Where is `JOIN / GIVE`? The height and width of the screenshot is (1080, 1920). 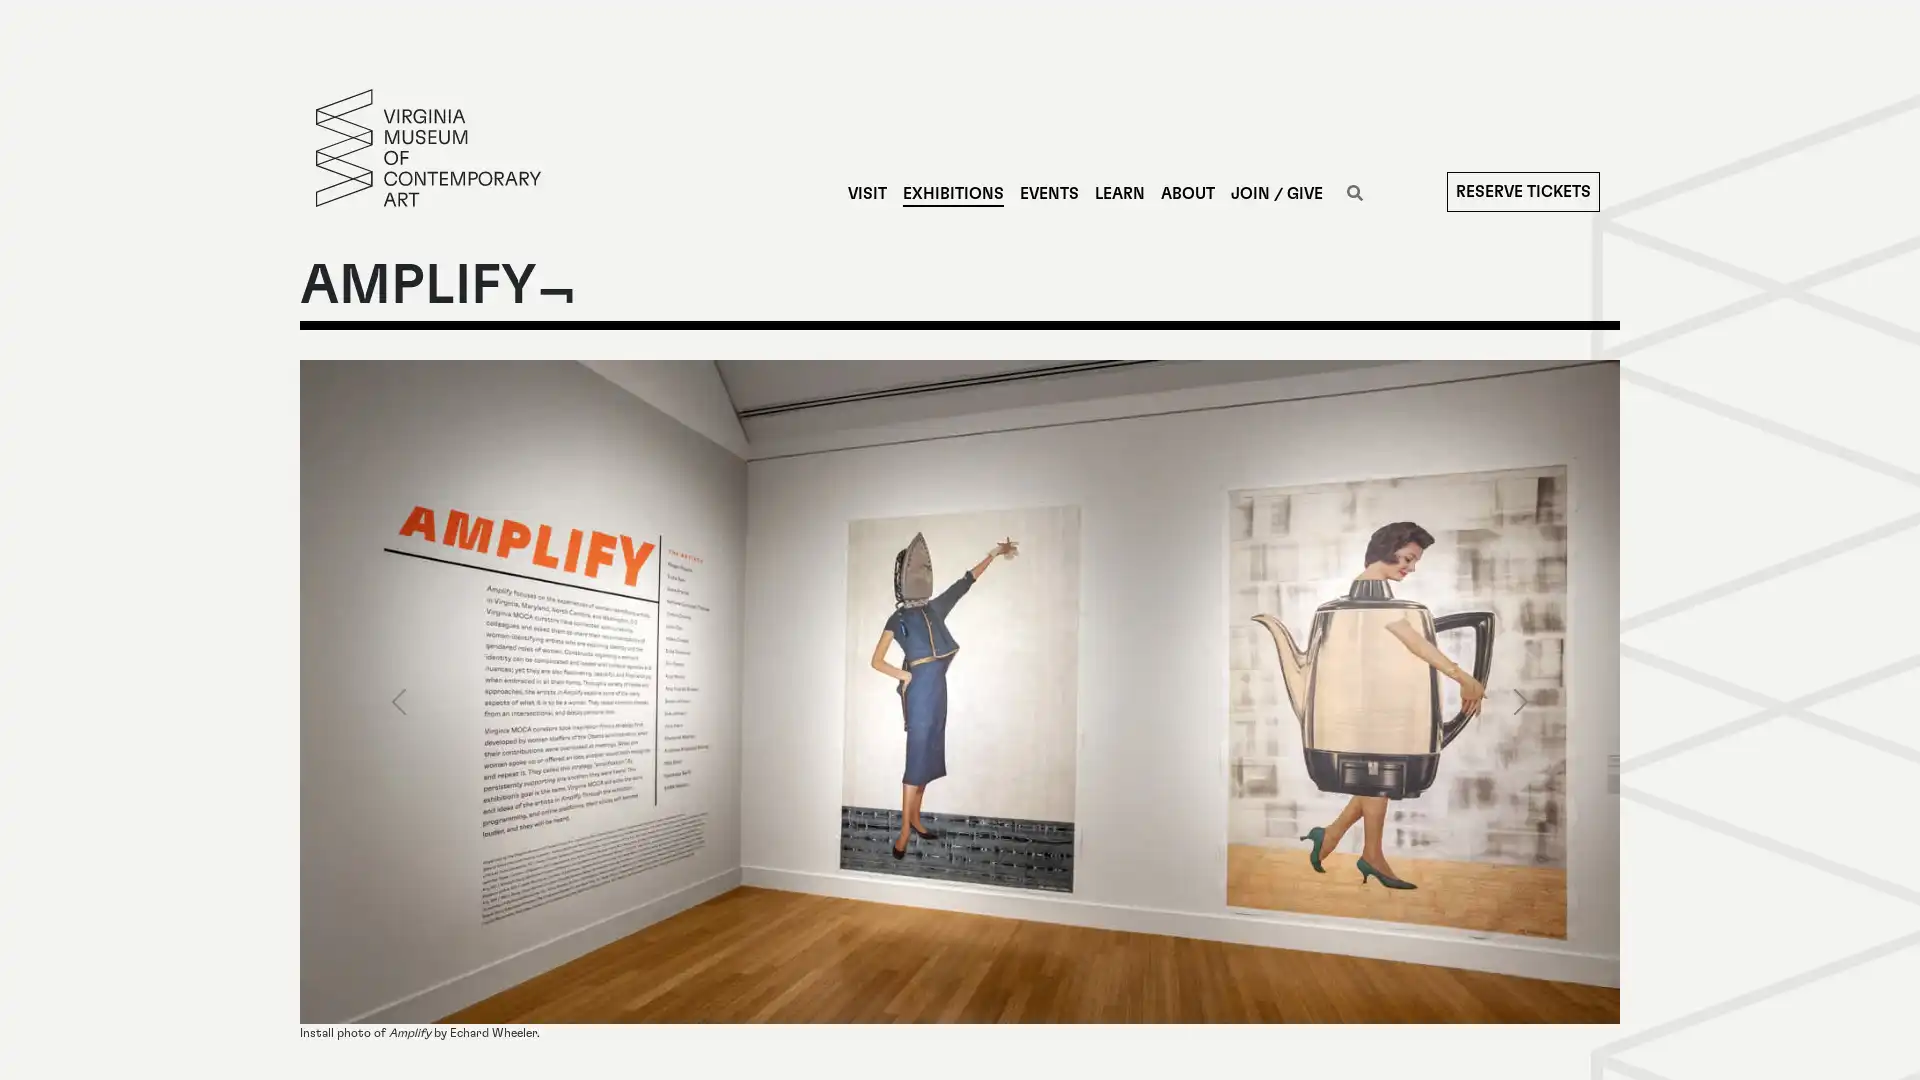
JOIN / GIVE is located at coordinates (1275, 193).